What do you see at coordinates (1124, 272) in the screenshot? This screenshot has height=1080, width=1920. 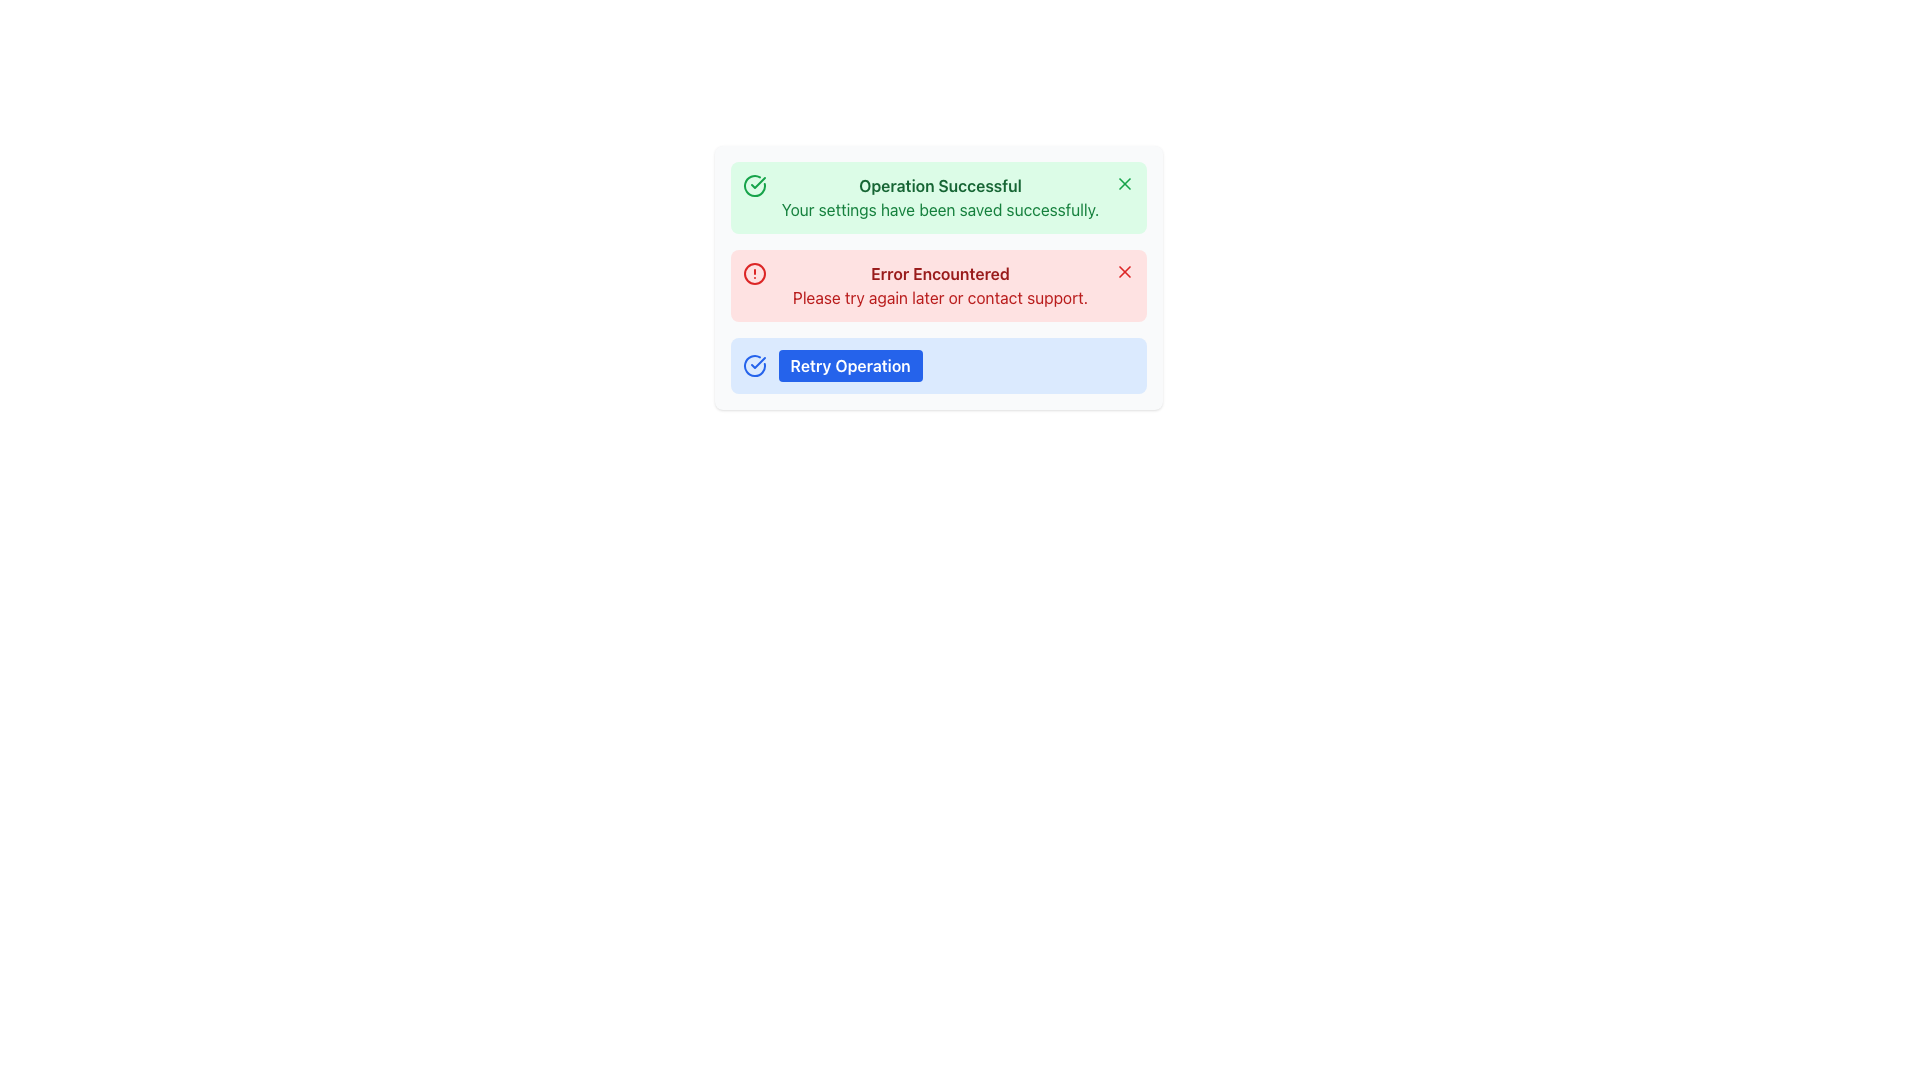 I see `the close icon (X) located near the right side of the 'Error Encountered' message` at bounding box center [1124, 272].